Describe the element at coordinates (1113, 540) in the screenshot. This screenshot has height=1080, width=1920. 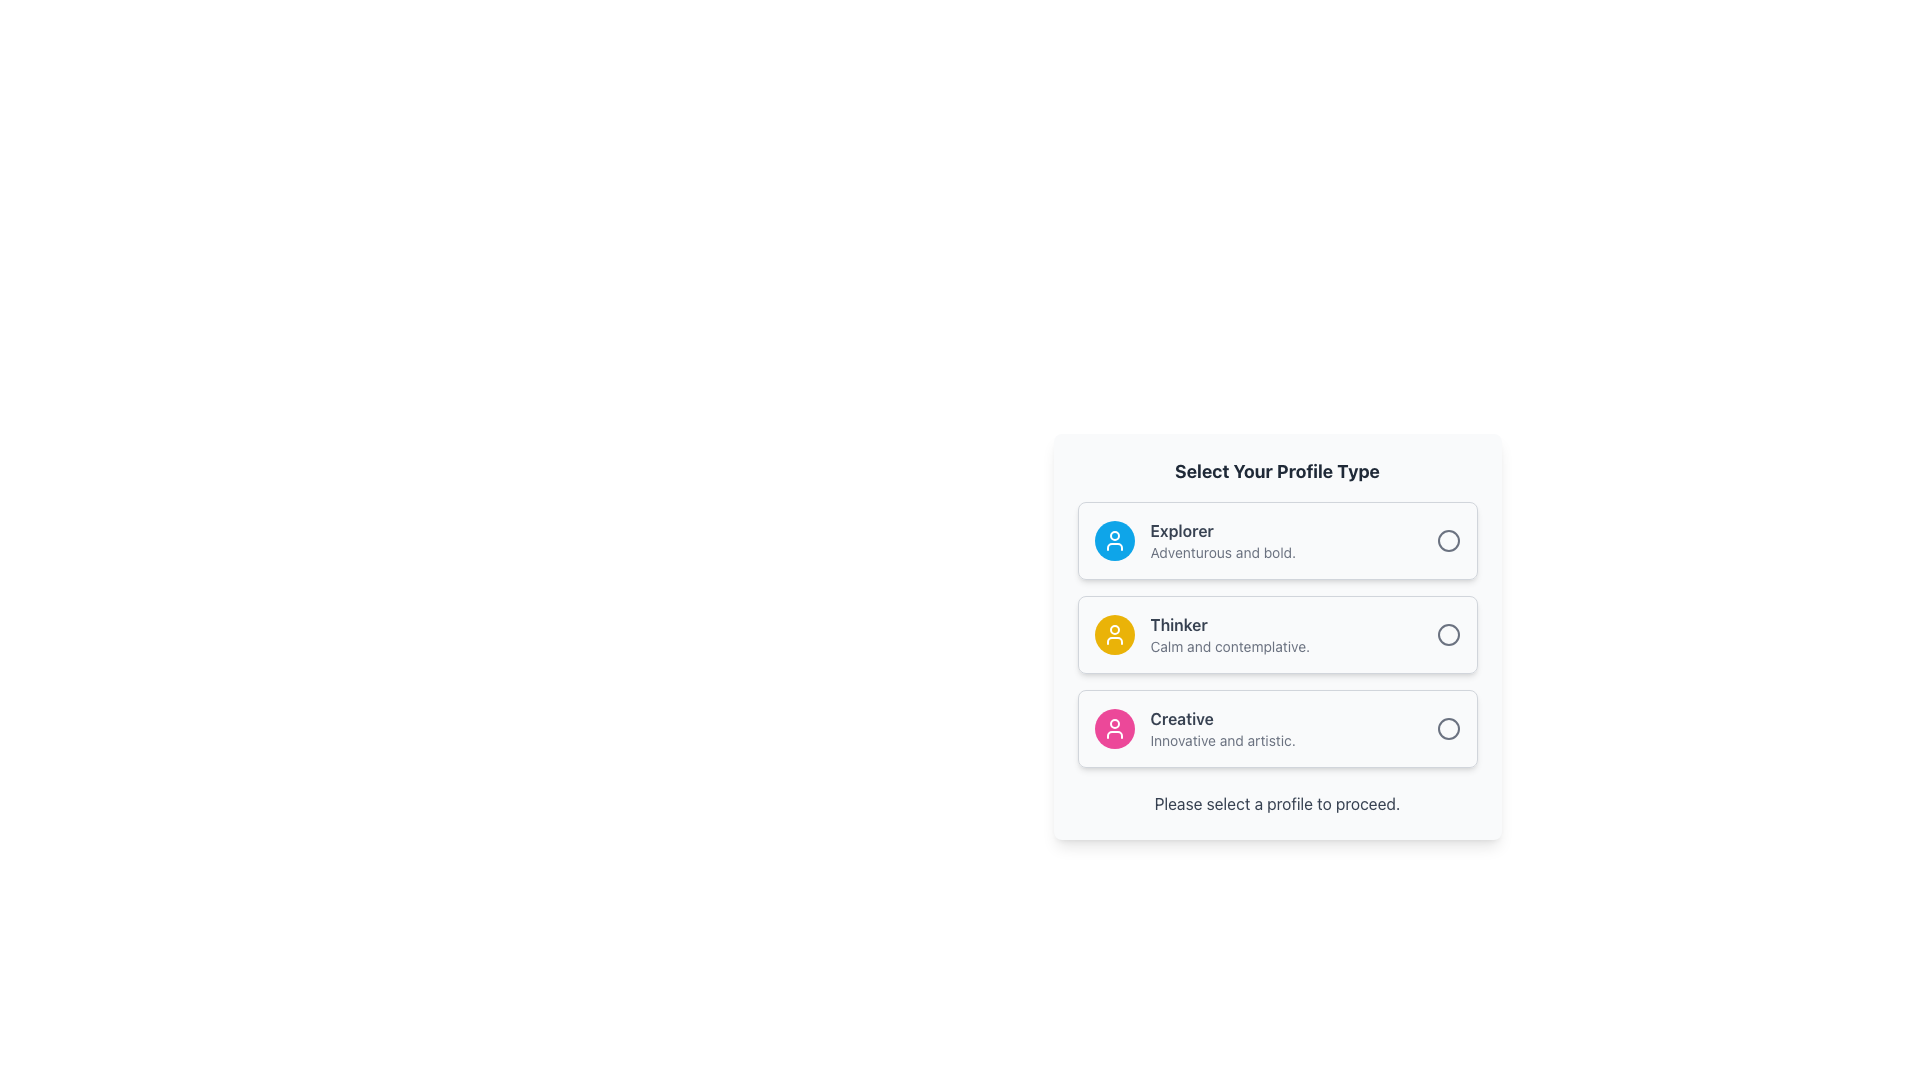
I see `the 'Explorer' profile type icon, which is the first in the vertically arranged list of profile type selectors located at the top, next to the label 'Explorer'` at that location.